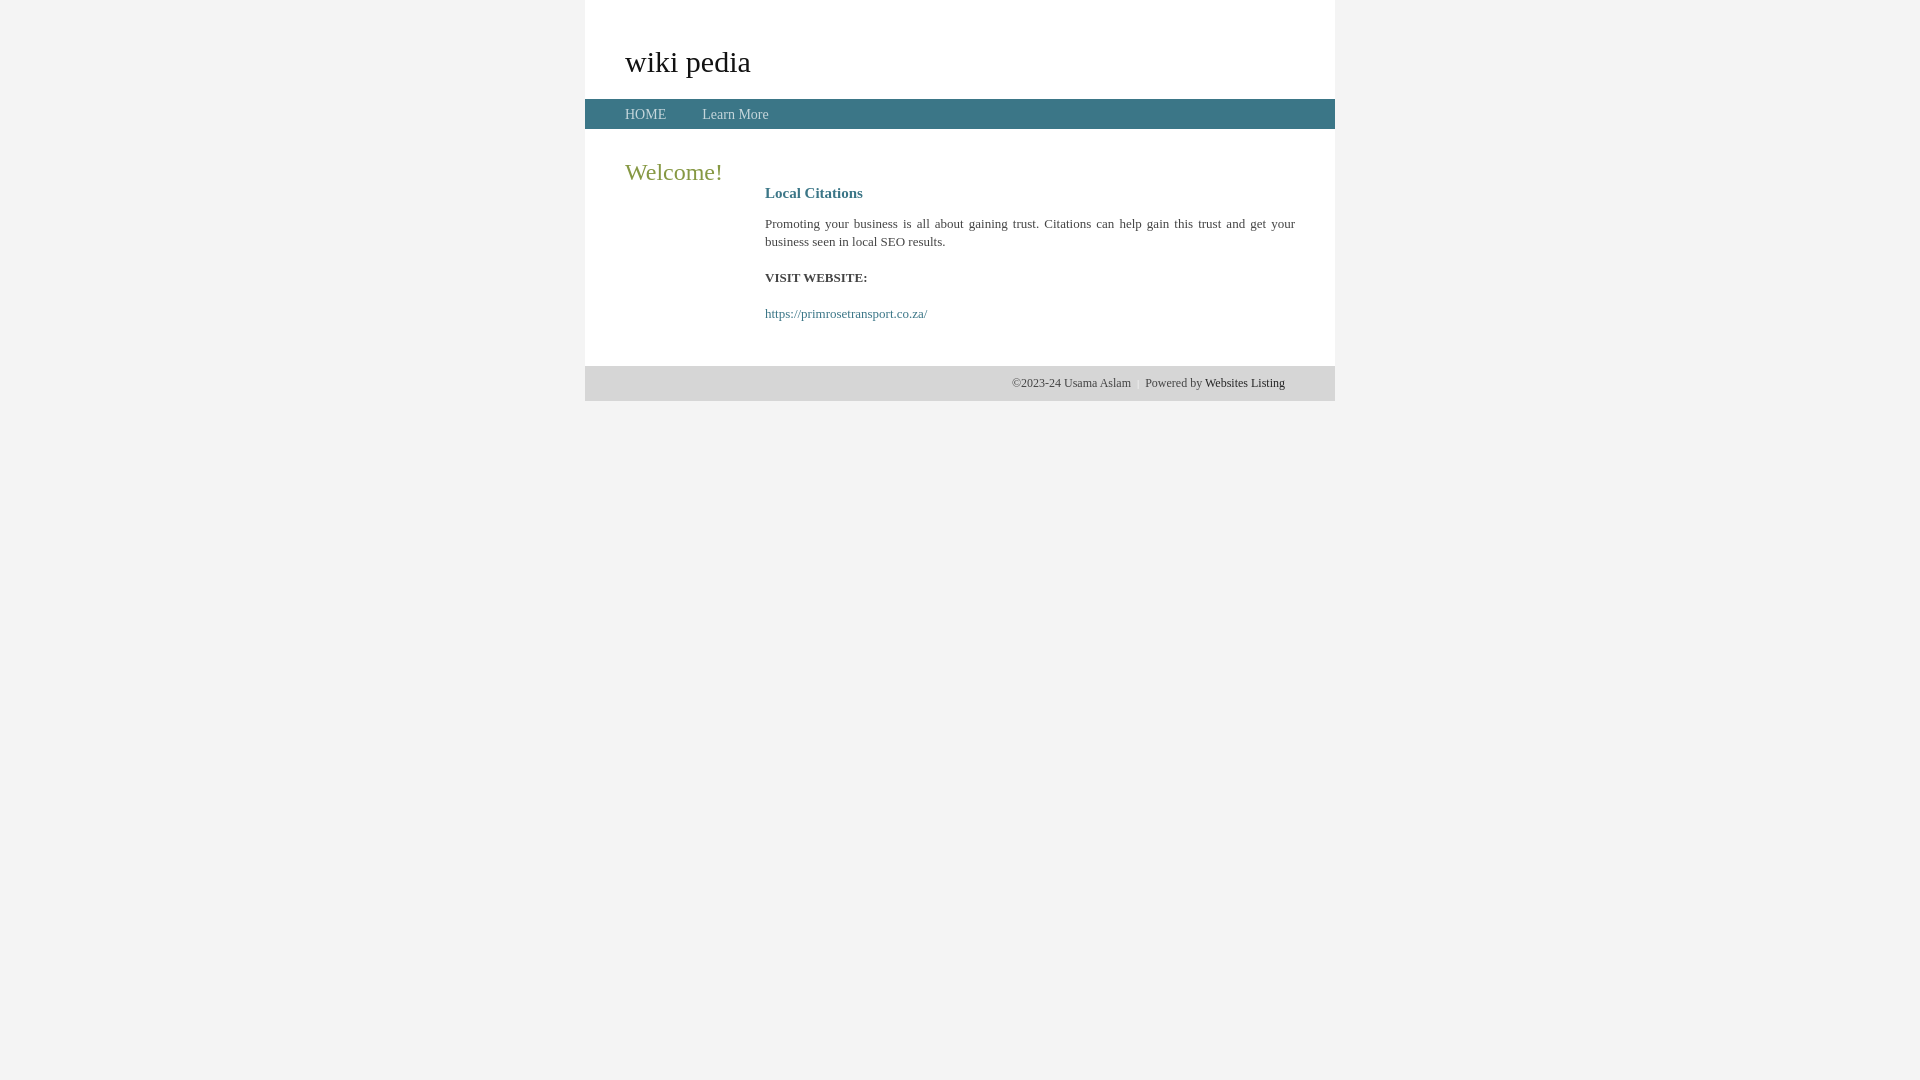 The height and width of the screenshot is (1080, 1920). Describe the element at coordinates (645, 114) in the screenshot. I see `'HOME'` at that location.